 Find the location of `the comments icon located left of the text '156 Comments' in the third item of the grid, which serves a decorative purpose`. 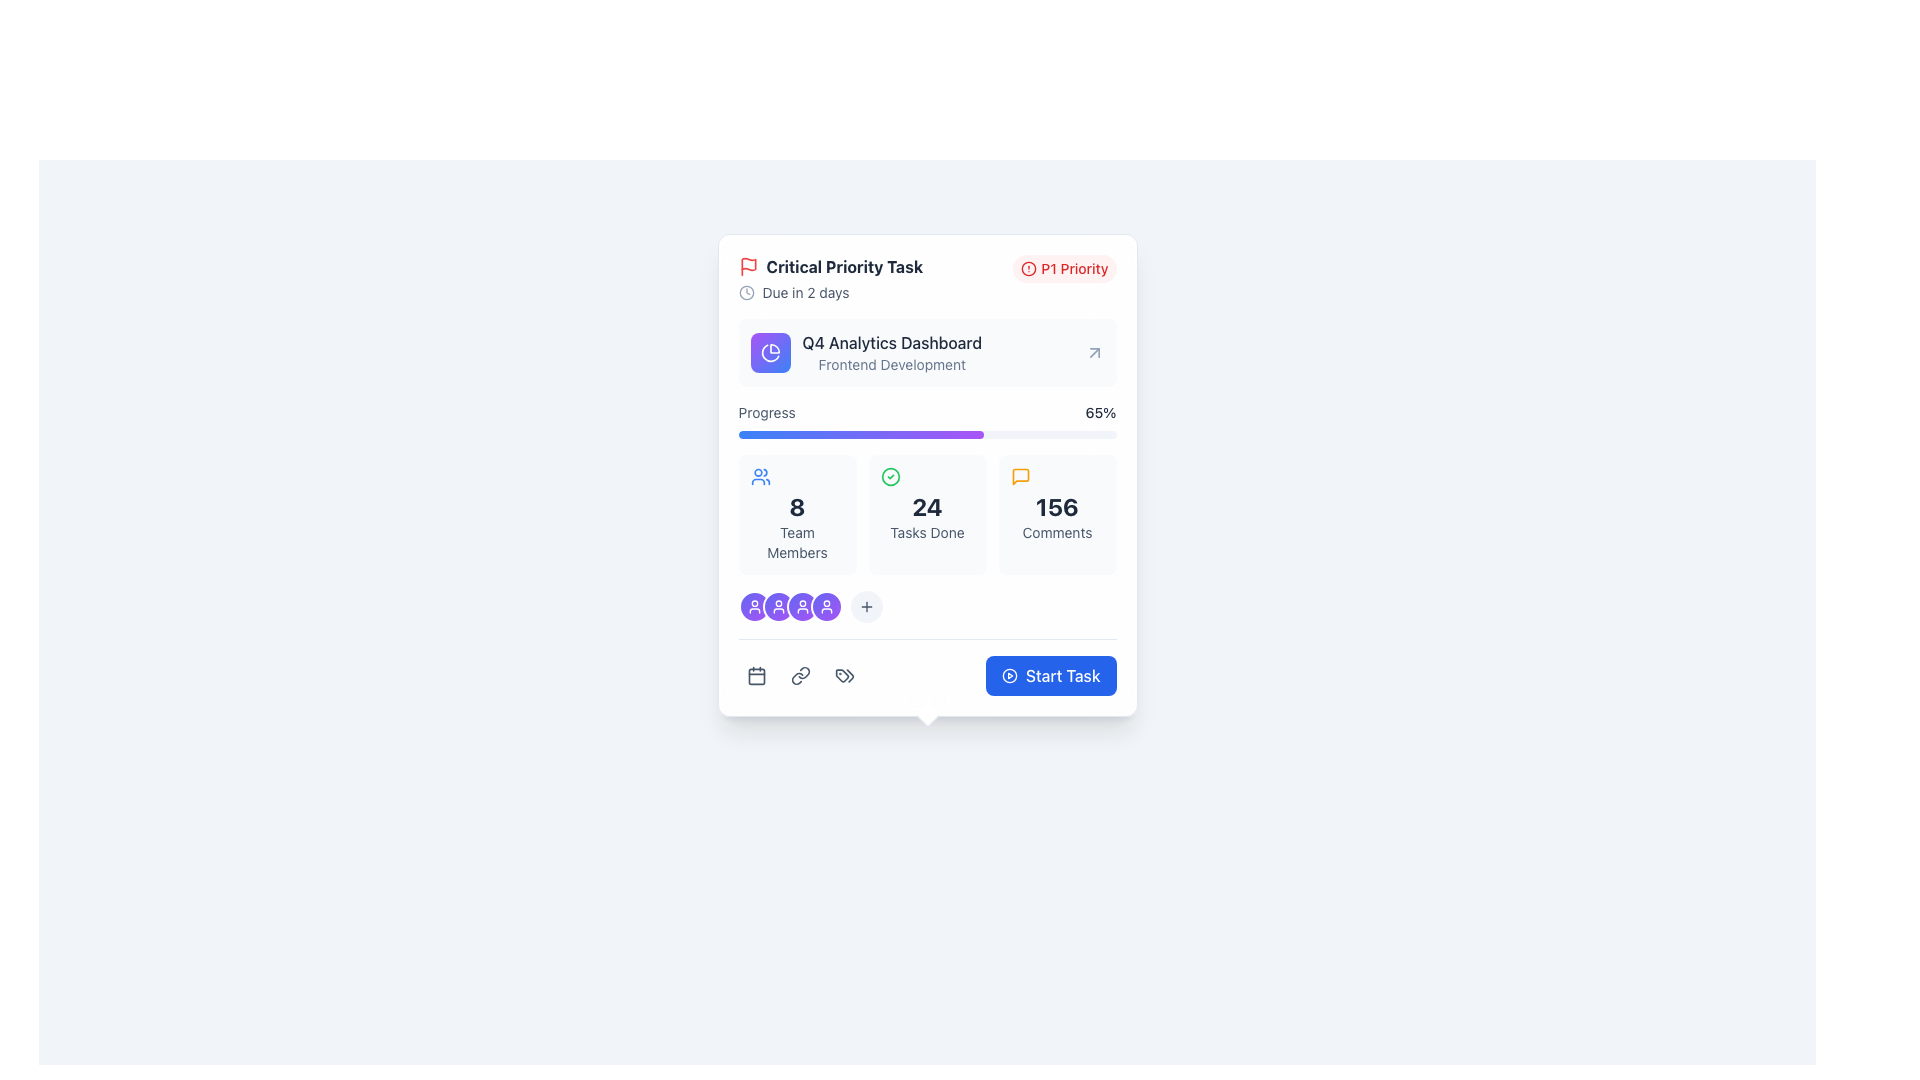

the comments icon located left of the text '156 Comments' in the third item of the grid, which serves a decorative purpose is located at coordinates (1020, 477).